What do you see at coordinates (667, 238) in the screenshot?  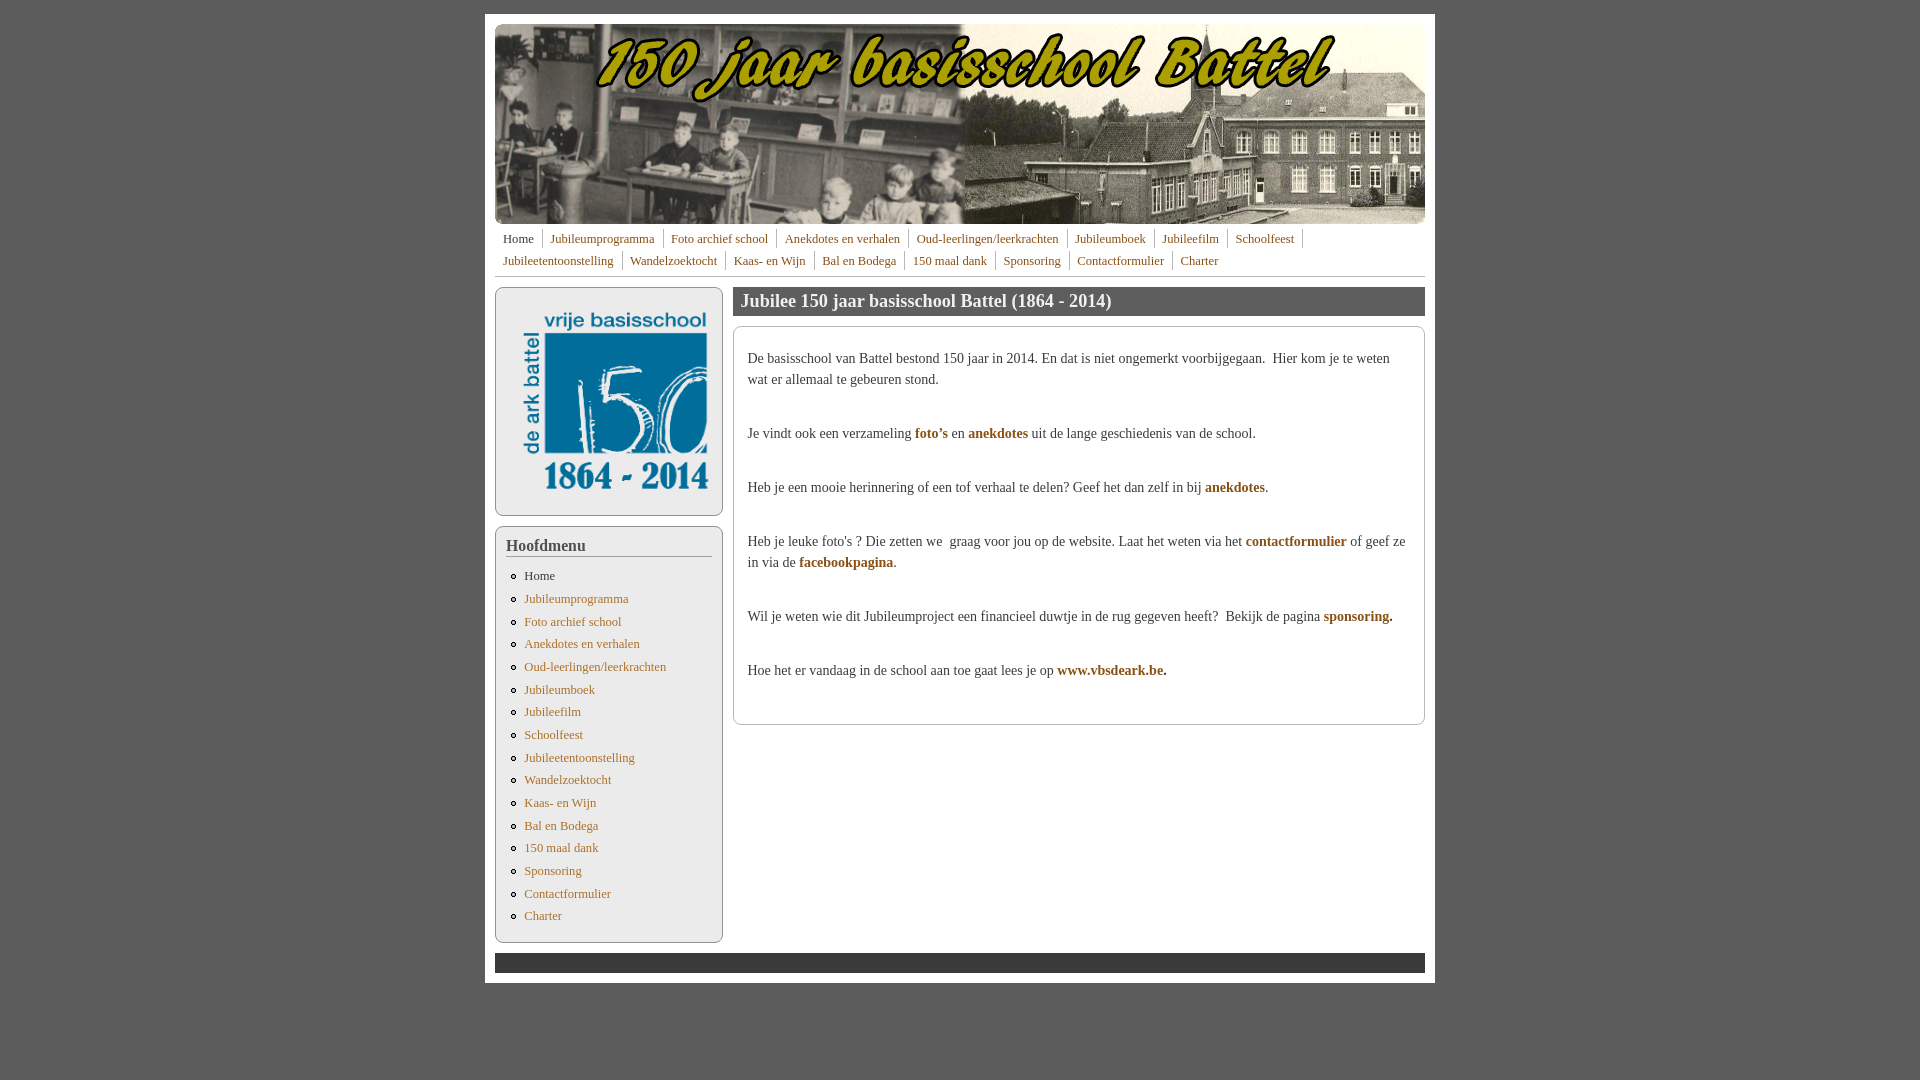 I see `'Foto archief school'` at bounding box center [667, 238].